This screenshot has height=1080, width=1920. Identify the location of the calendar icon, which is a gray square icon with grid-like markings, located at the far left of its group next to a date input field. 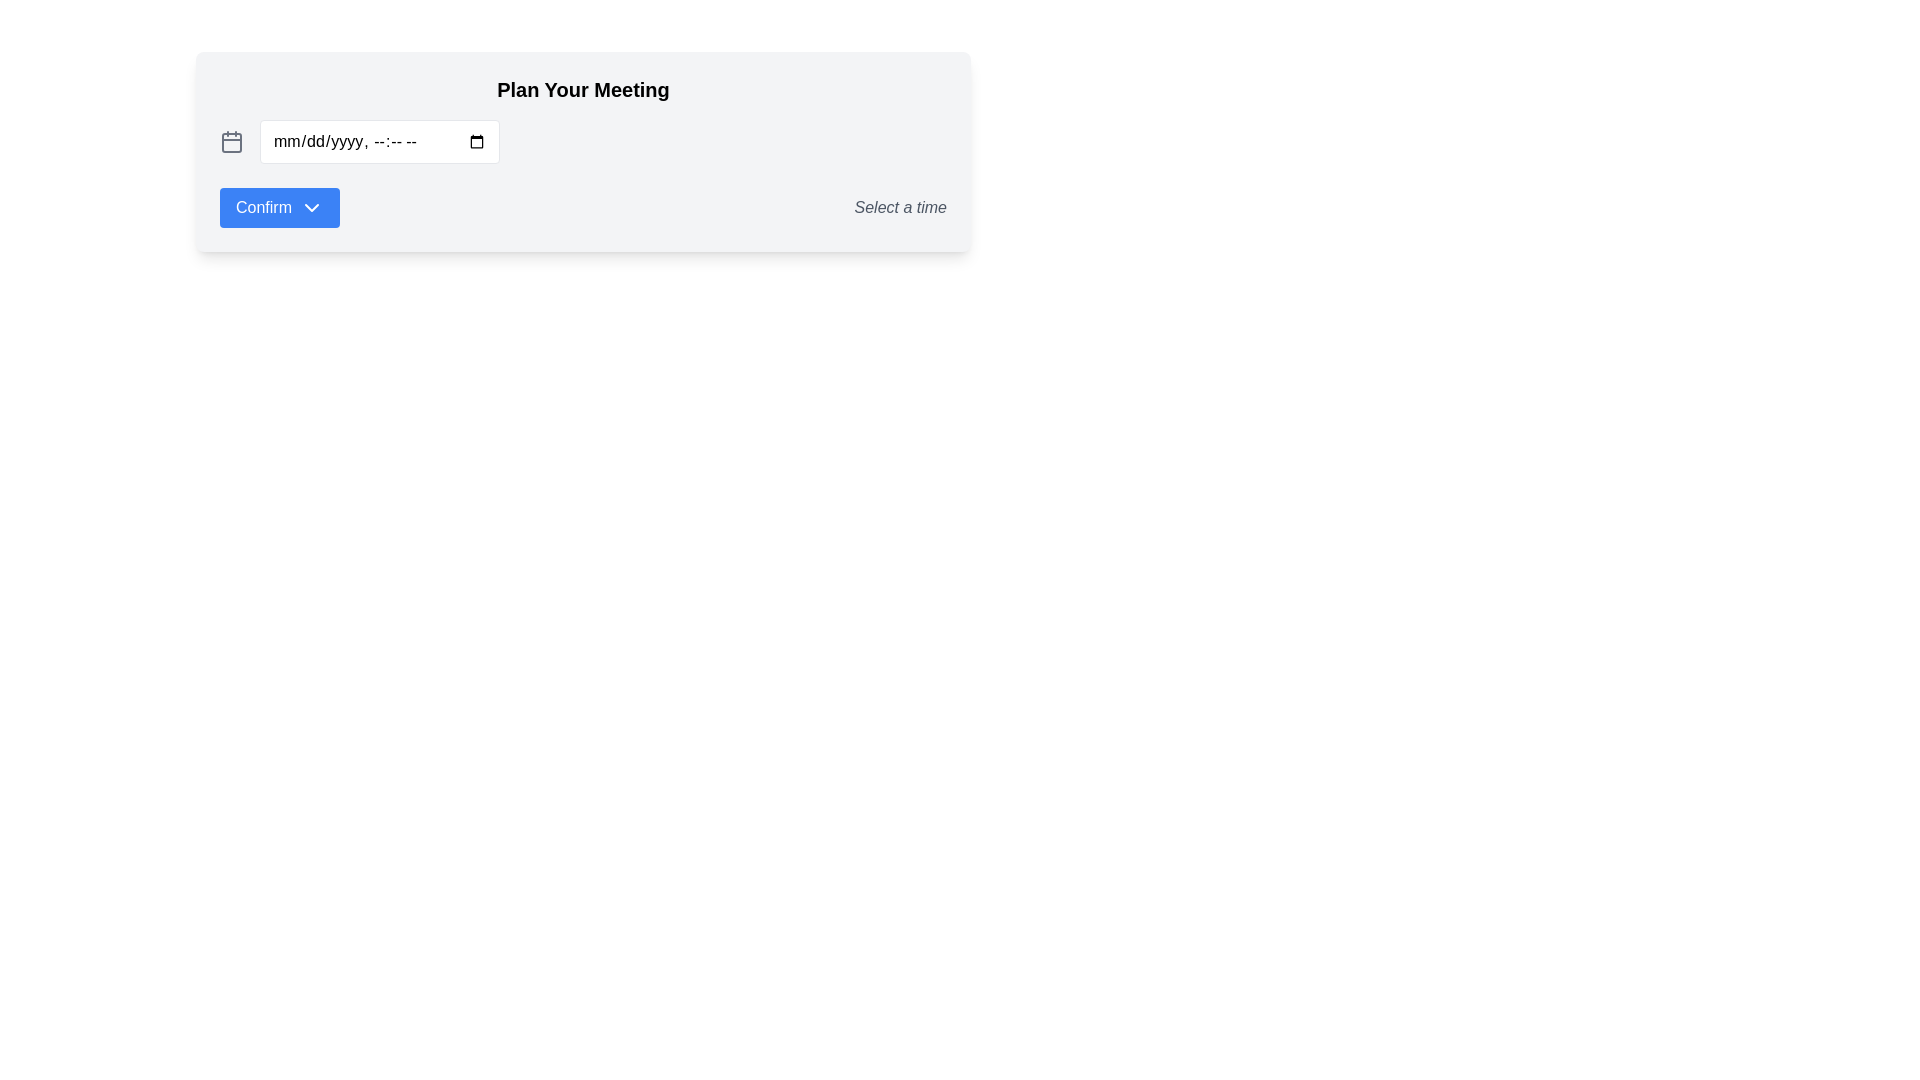
(231, 141).